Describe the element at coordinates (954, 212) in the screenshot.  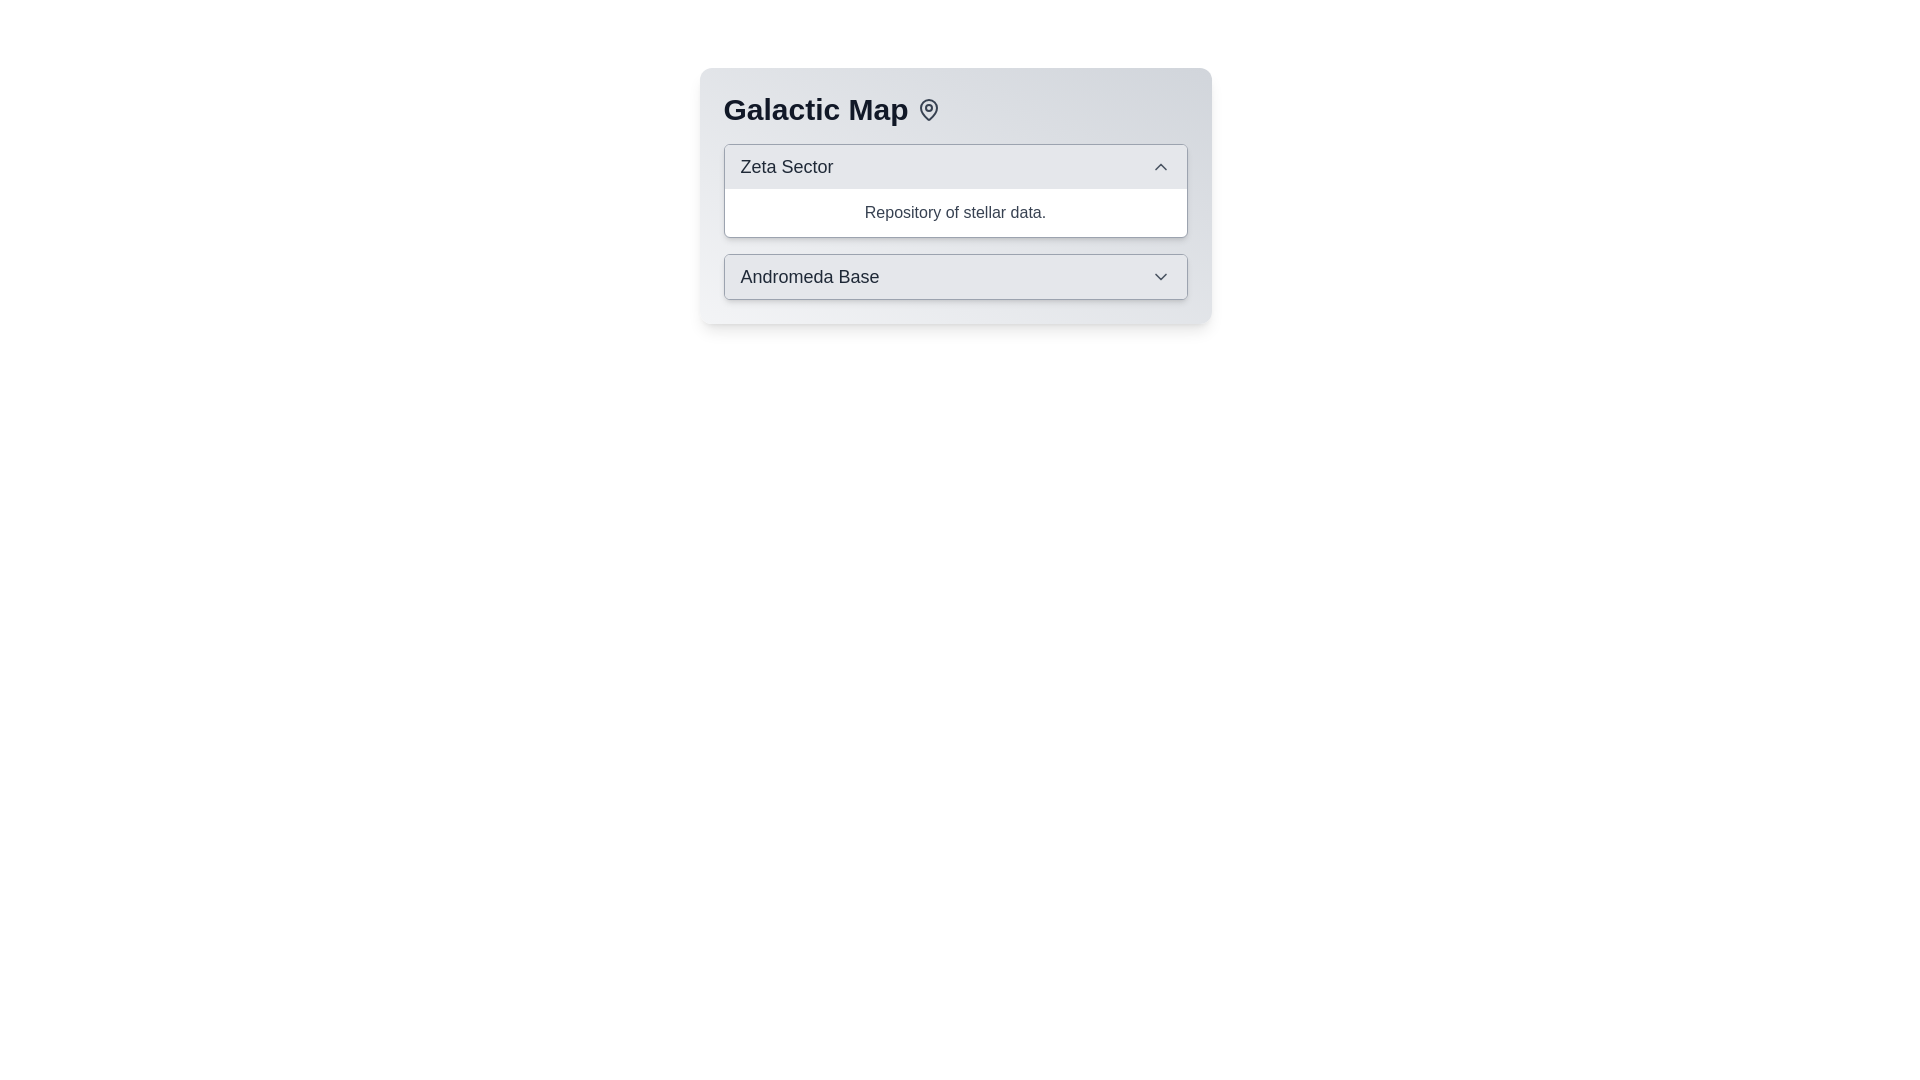
I see `the static text that reads 'Repository of stellar data.' located within the 'Zeta Sector' of the 'Galactic Map' interface` at that location.